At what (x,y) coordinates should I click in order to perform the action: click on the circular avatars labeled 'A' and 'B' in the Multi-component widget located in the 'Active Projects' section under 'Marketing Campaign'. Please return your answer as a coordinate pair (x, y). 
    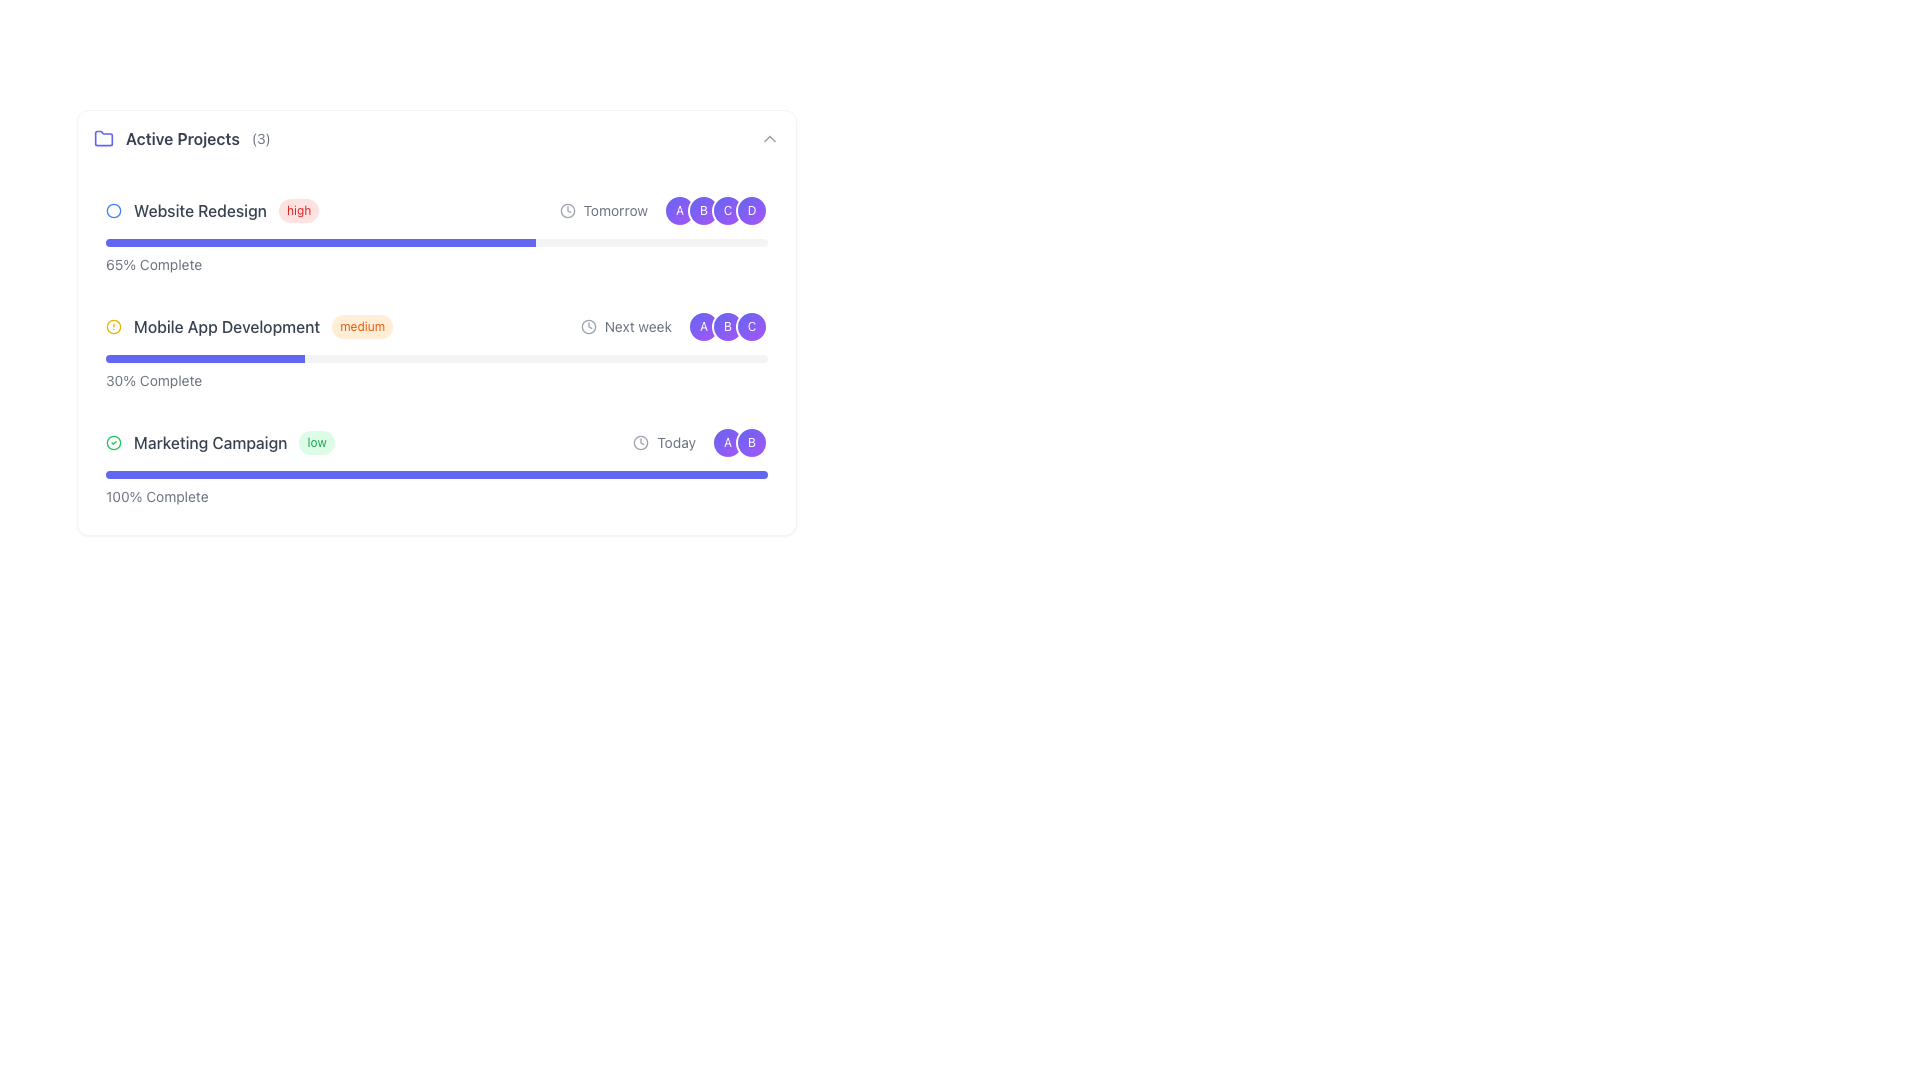
    Looking at the image, I should click on (700, 442).